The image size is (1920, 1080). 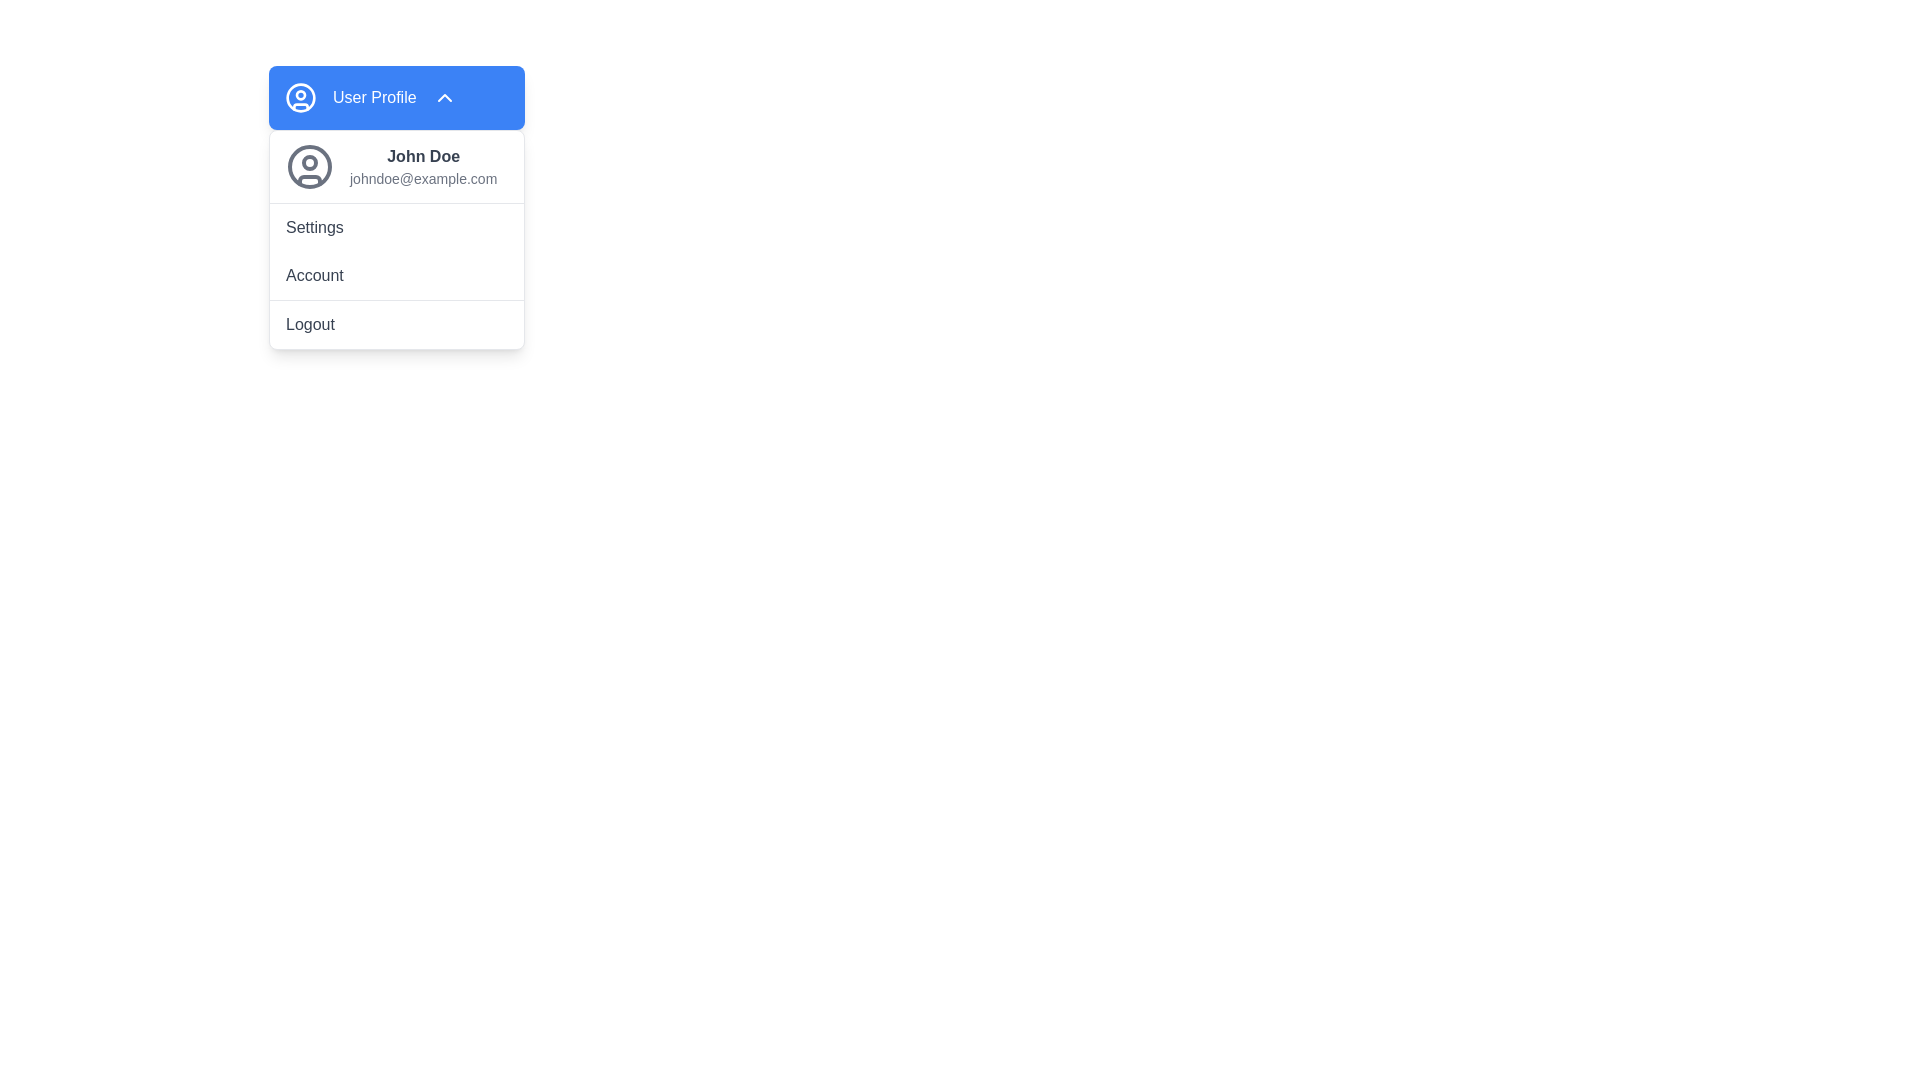 What do you see at coordinates (422, 156) in the screenshot?
I see `the static text label displaying the currently logged-in user's name, which is positioned above the email 'johndoe@example.com' in the dropdown panel of the User Profile section` at bounding box center [422, 156].